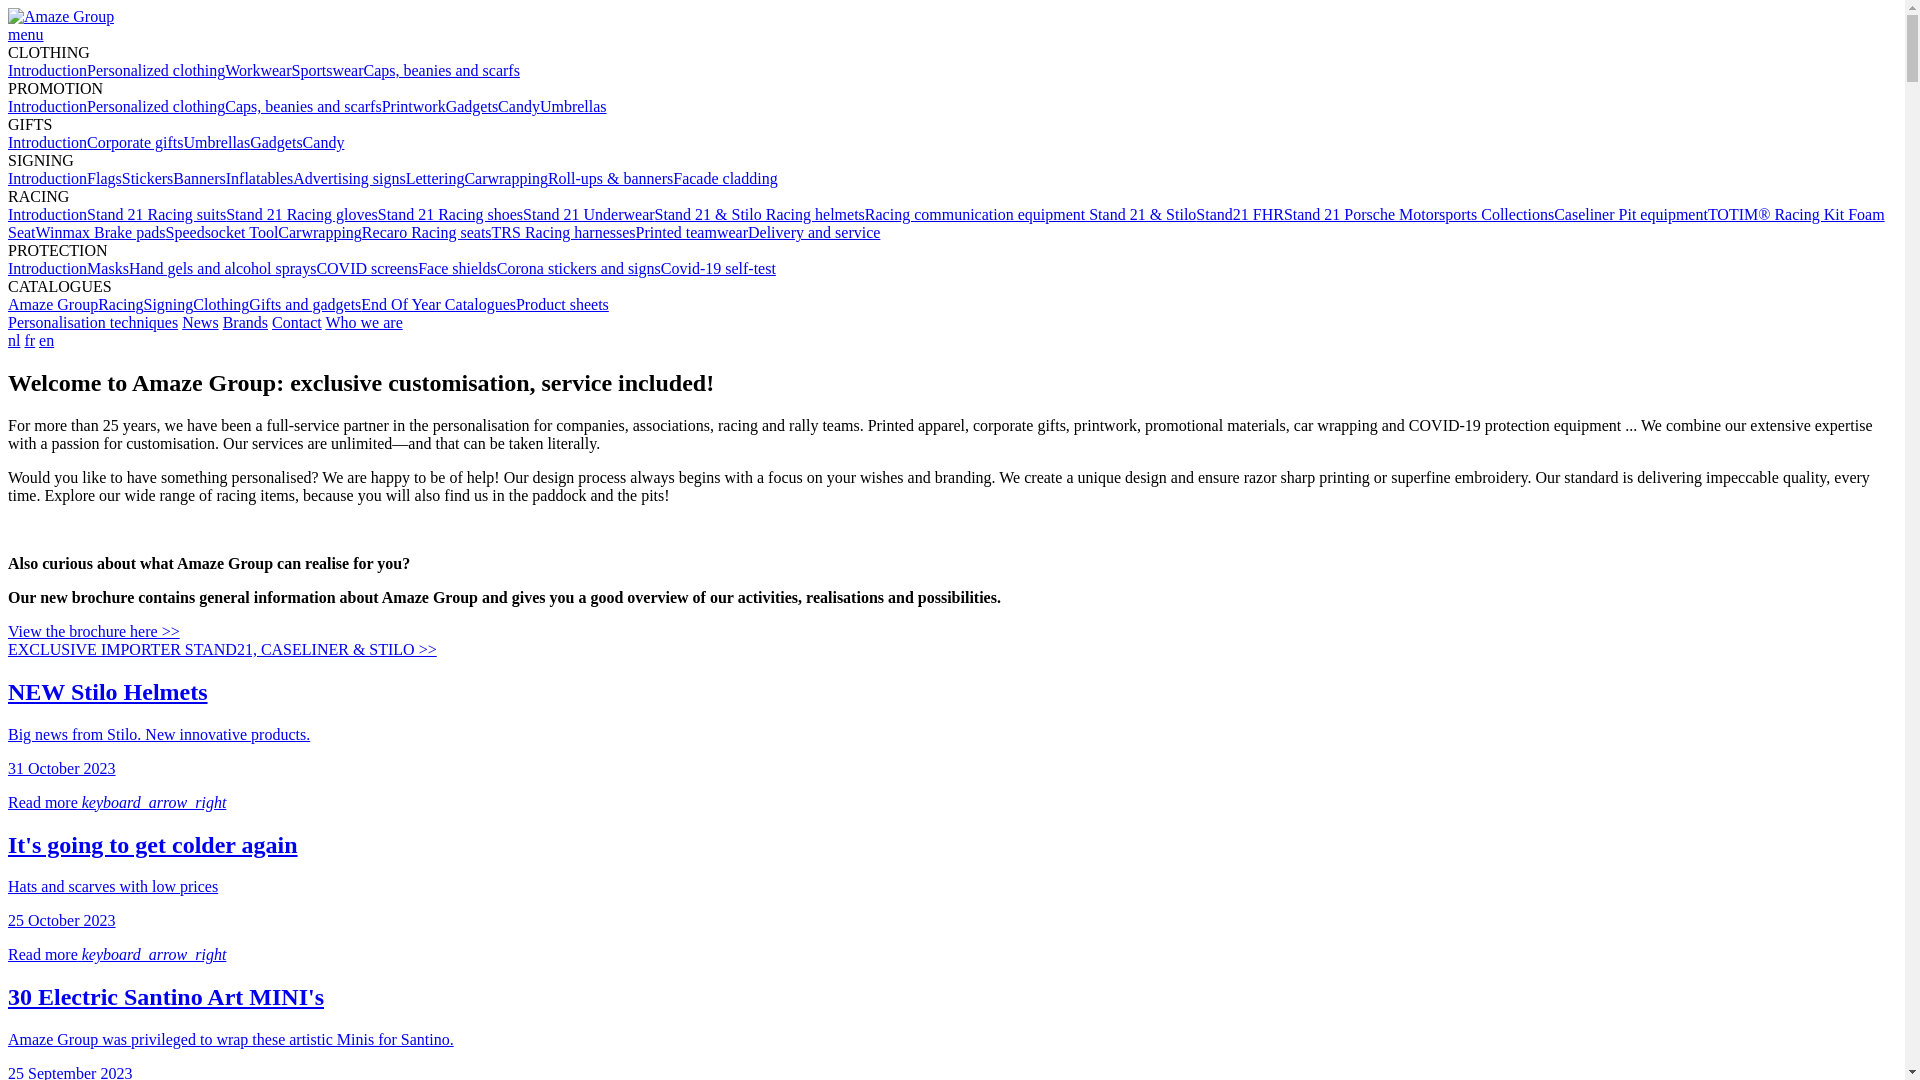  What do you see at coordinates (301, 141) in the screenshot?
I see `'Candy'` at bounding box center [301, 141].